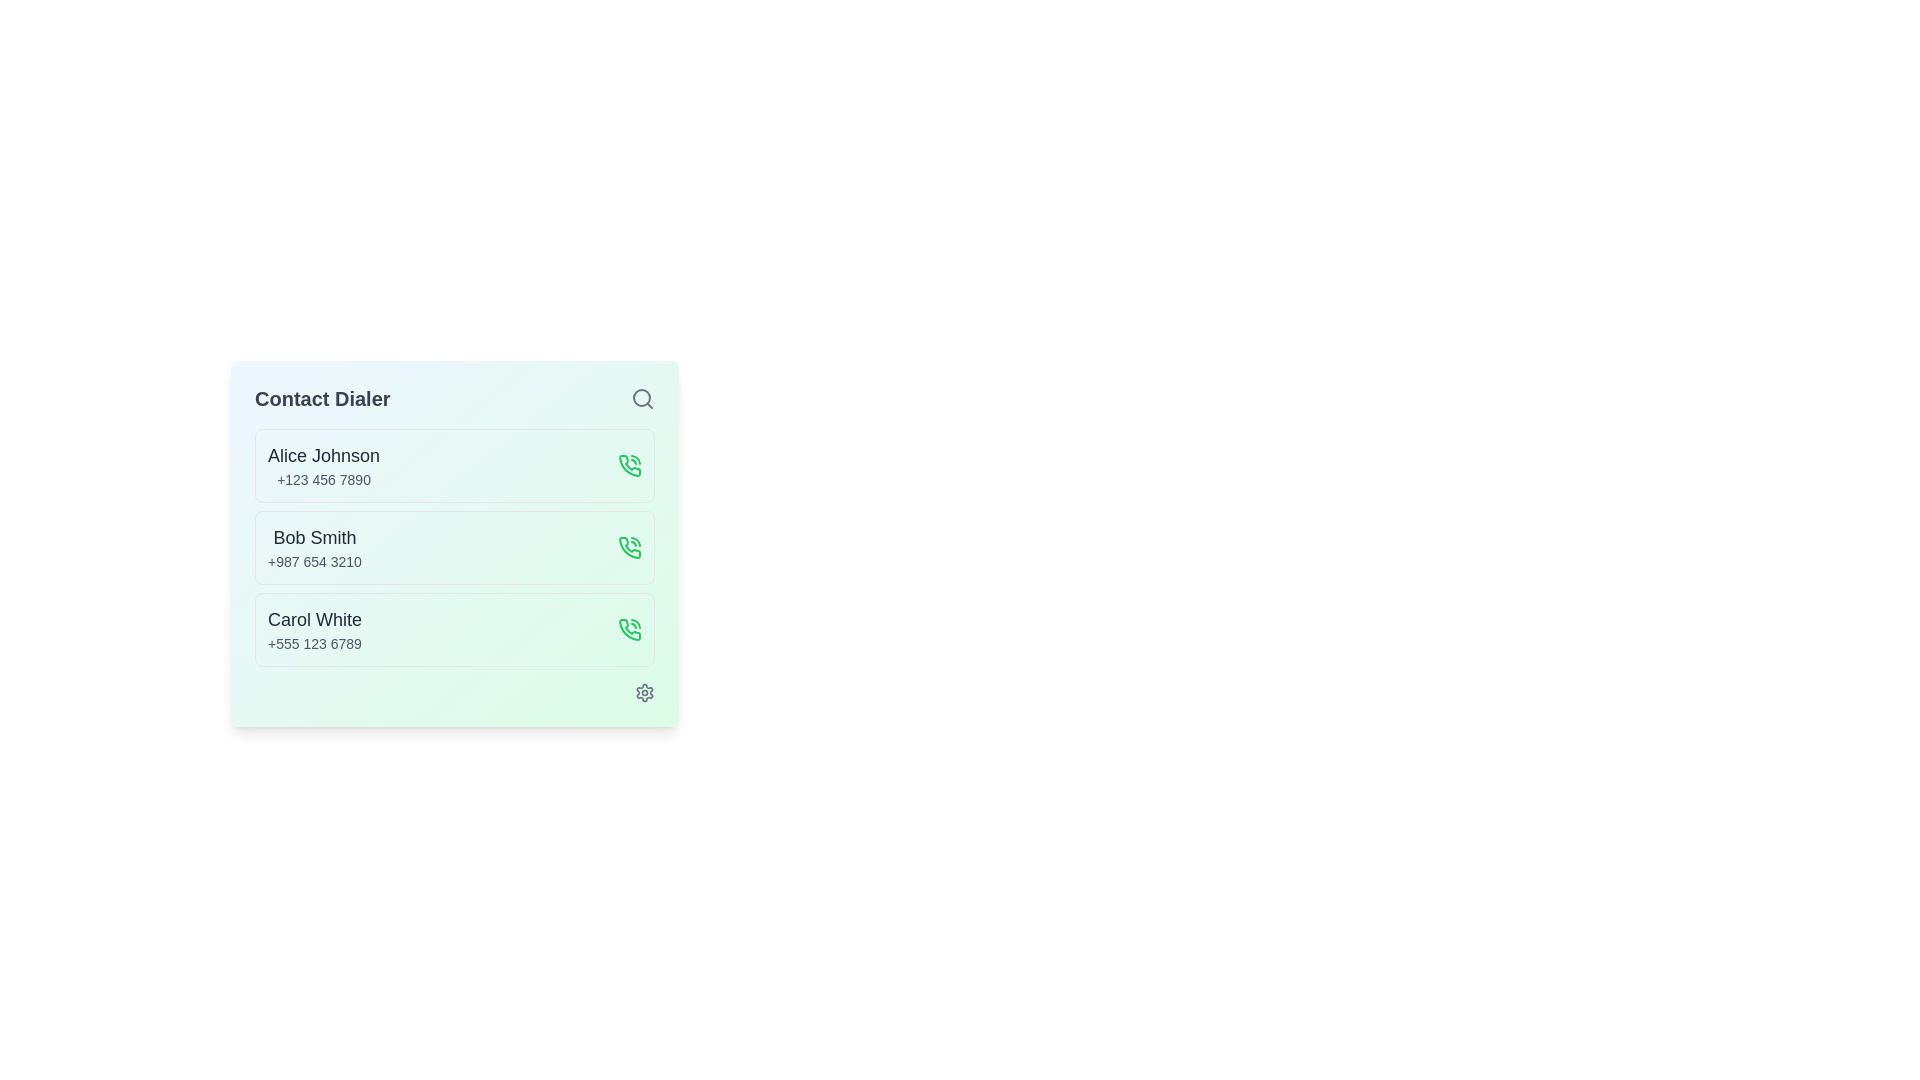 This screenshot has width=1920, height=1080. What do you see at coordinates (324, 455) in the screenshot?
I see `the Text Label that represents the name of the contact in the contact list, located at the top left corner of the first contact entry, above the phone number '+123 456 7890'` at bounding box center [324, 455].